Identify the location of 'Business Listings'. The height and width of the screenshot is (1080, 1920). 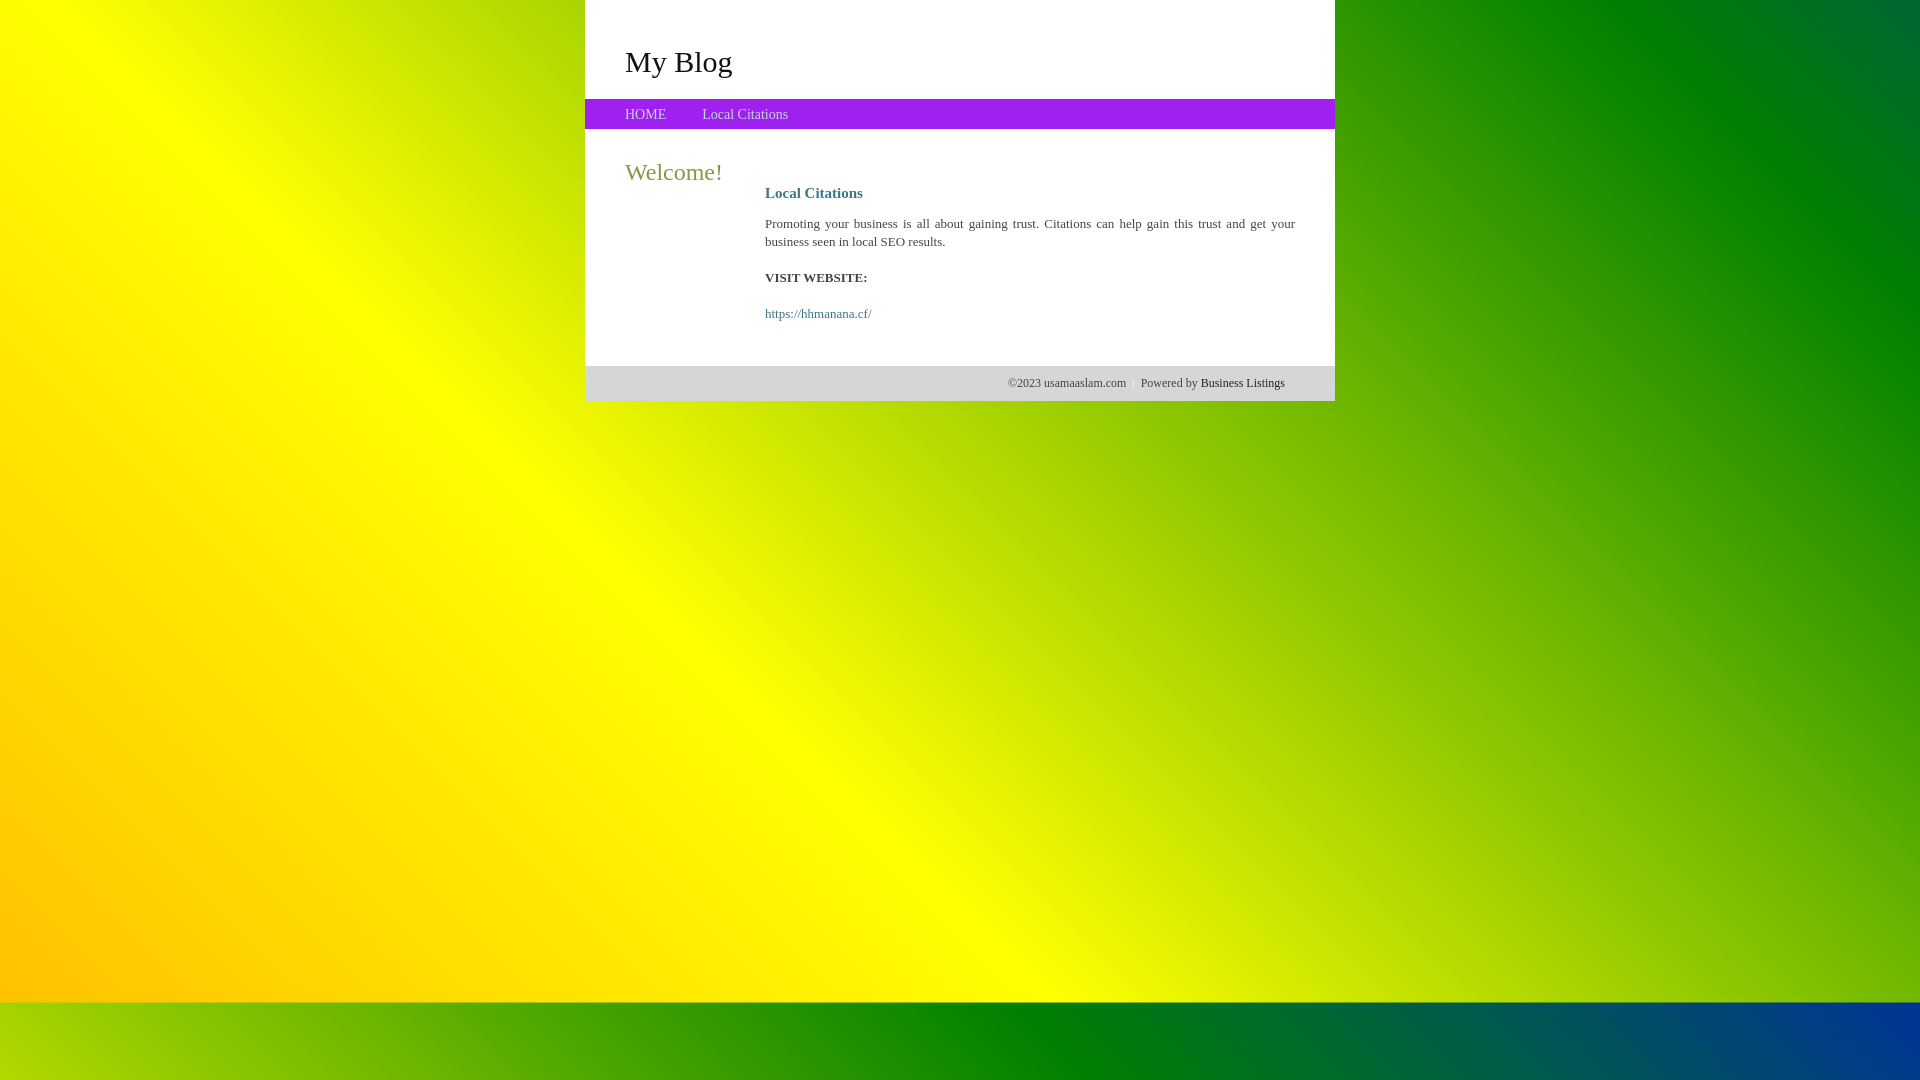
(1200, 382).